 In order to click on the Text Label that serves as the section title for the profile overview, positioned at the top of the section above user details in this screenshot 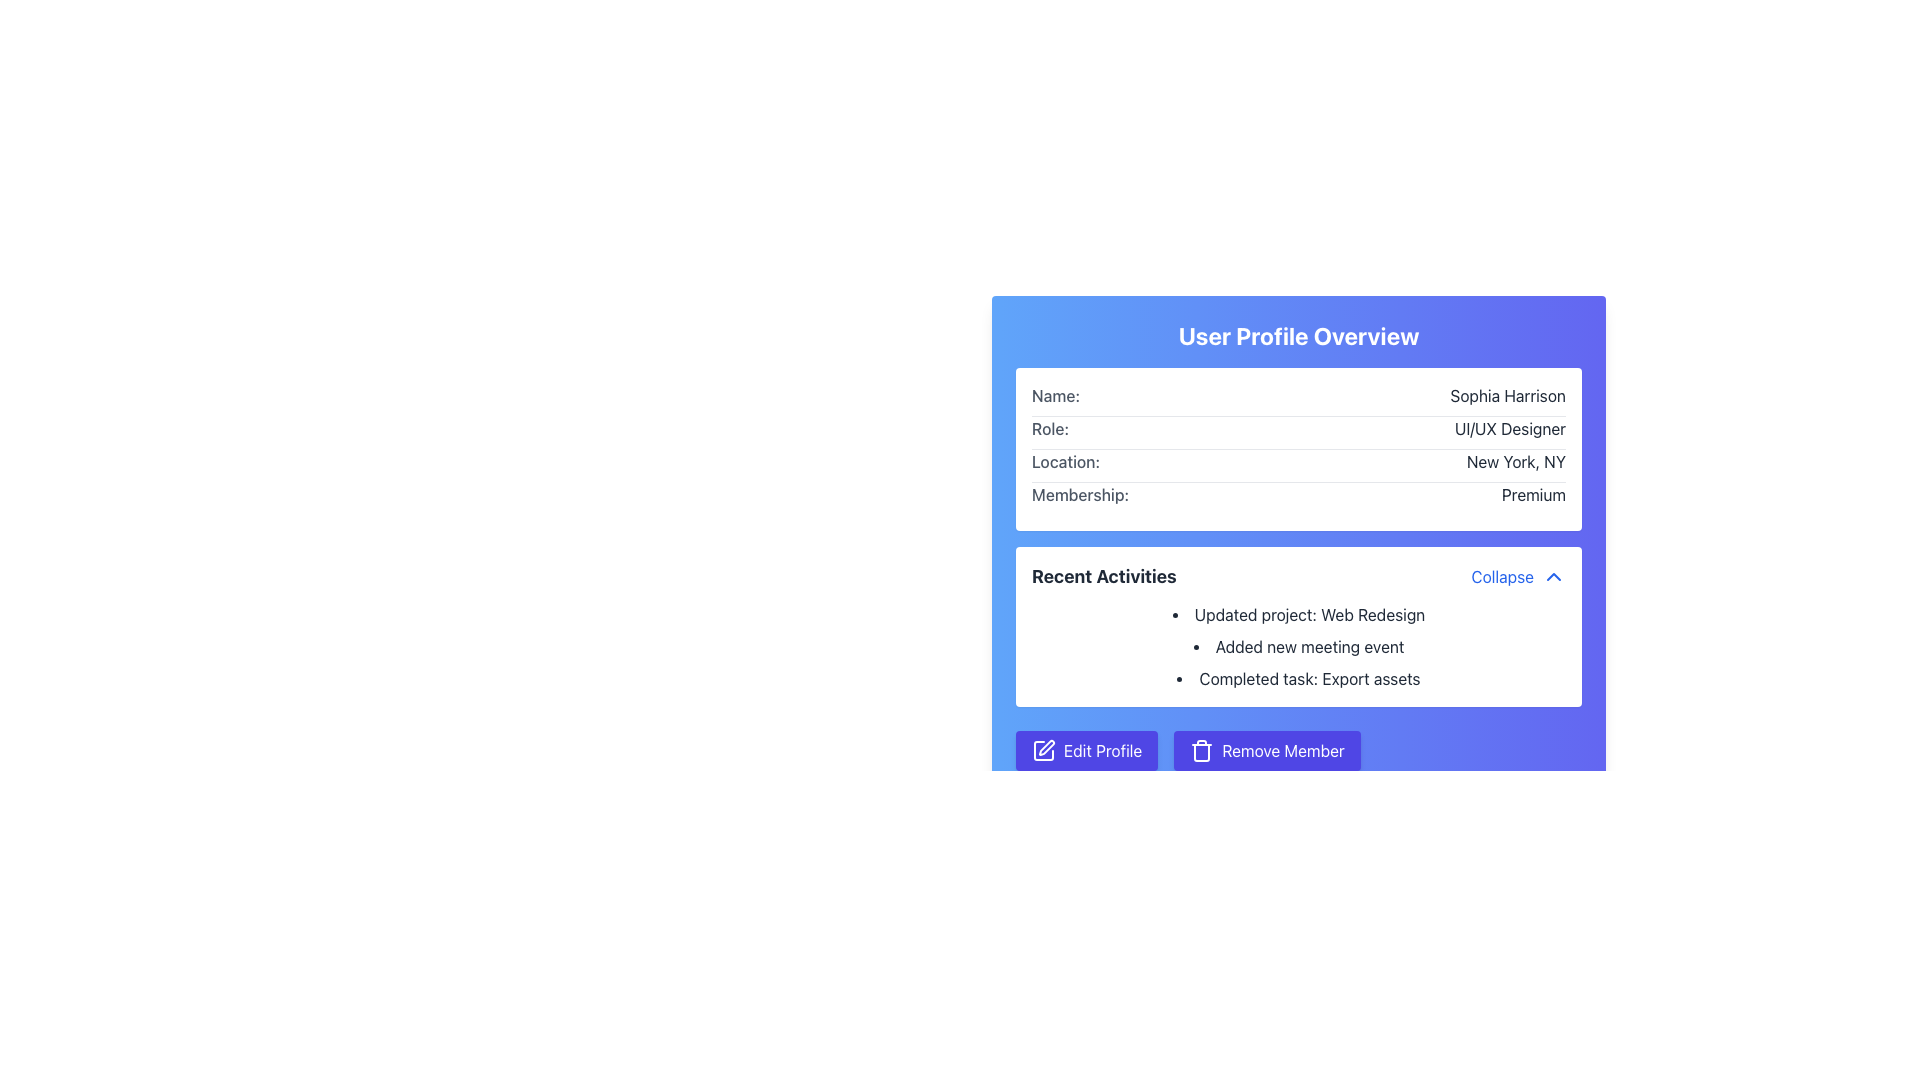, I will do `click(1299, 334)`.